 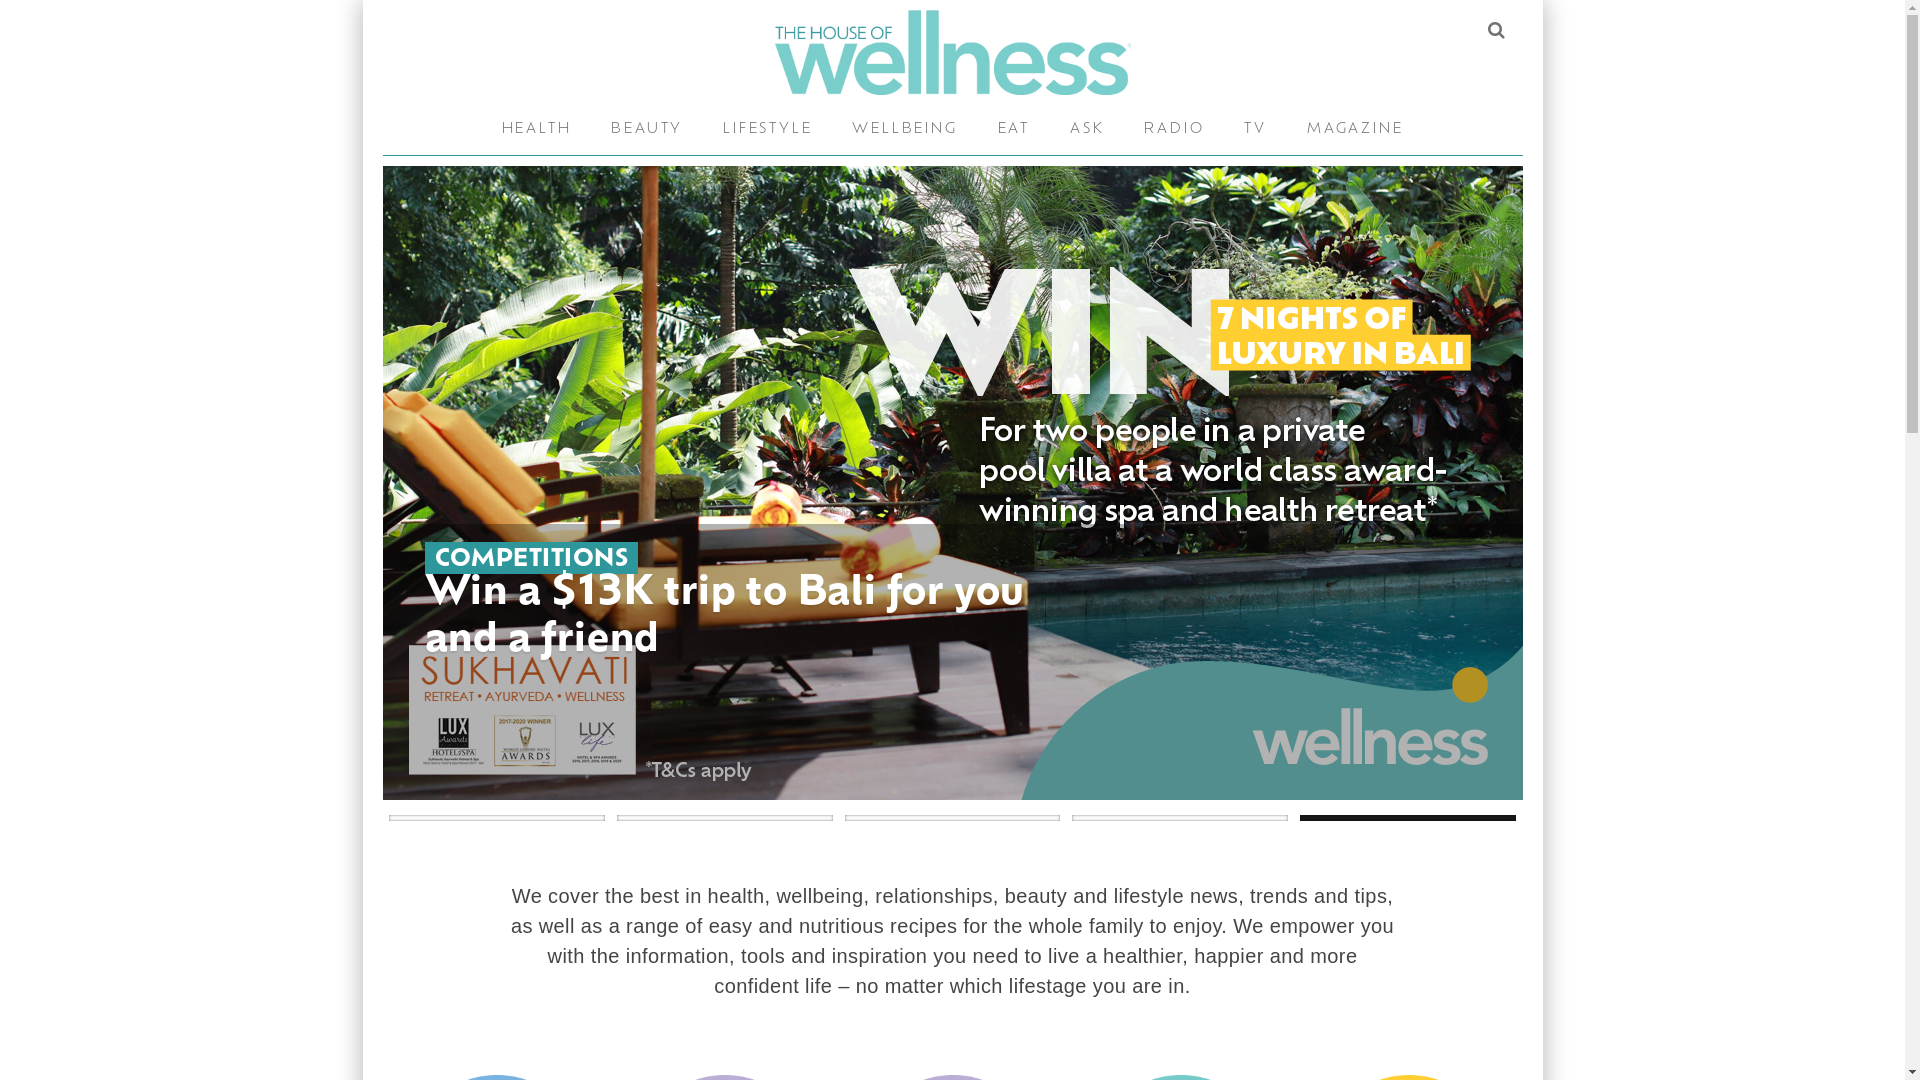 I want to click on 'EAT', so click(x=1013, y=130).